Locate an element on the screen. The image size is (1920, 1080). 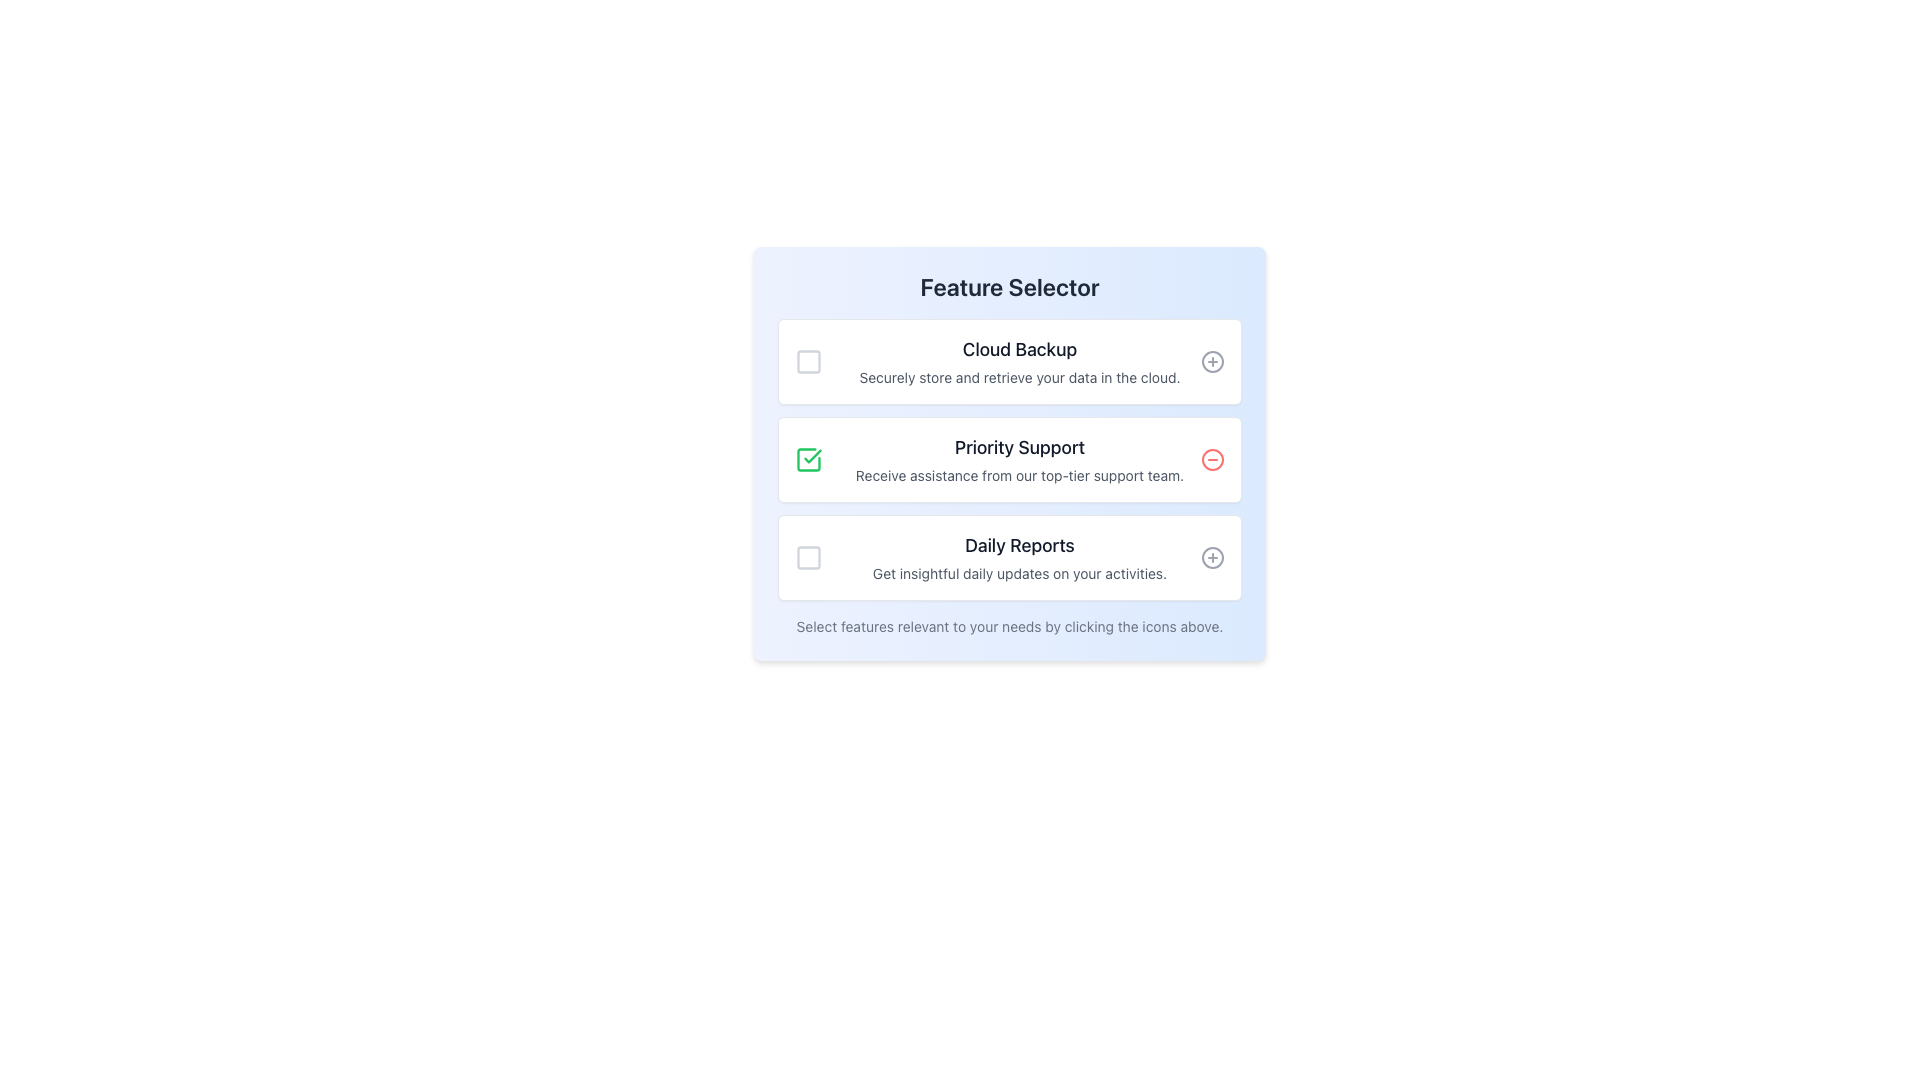
the Decorative icon component which is part of the square icon to the left of 'Cloud Backup' in the feature selection panel is located at coordinates (809, 362).